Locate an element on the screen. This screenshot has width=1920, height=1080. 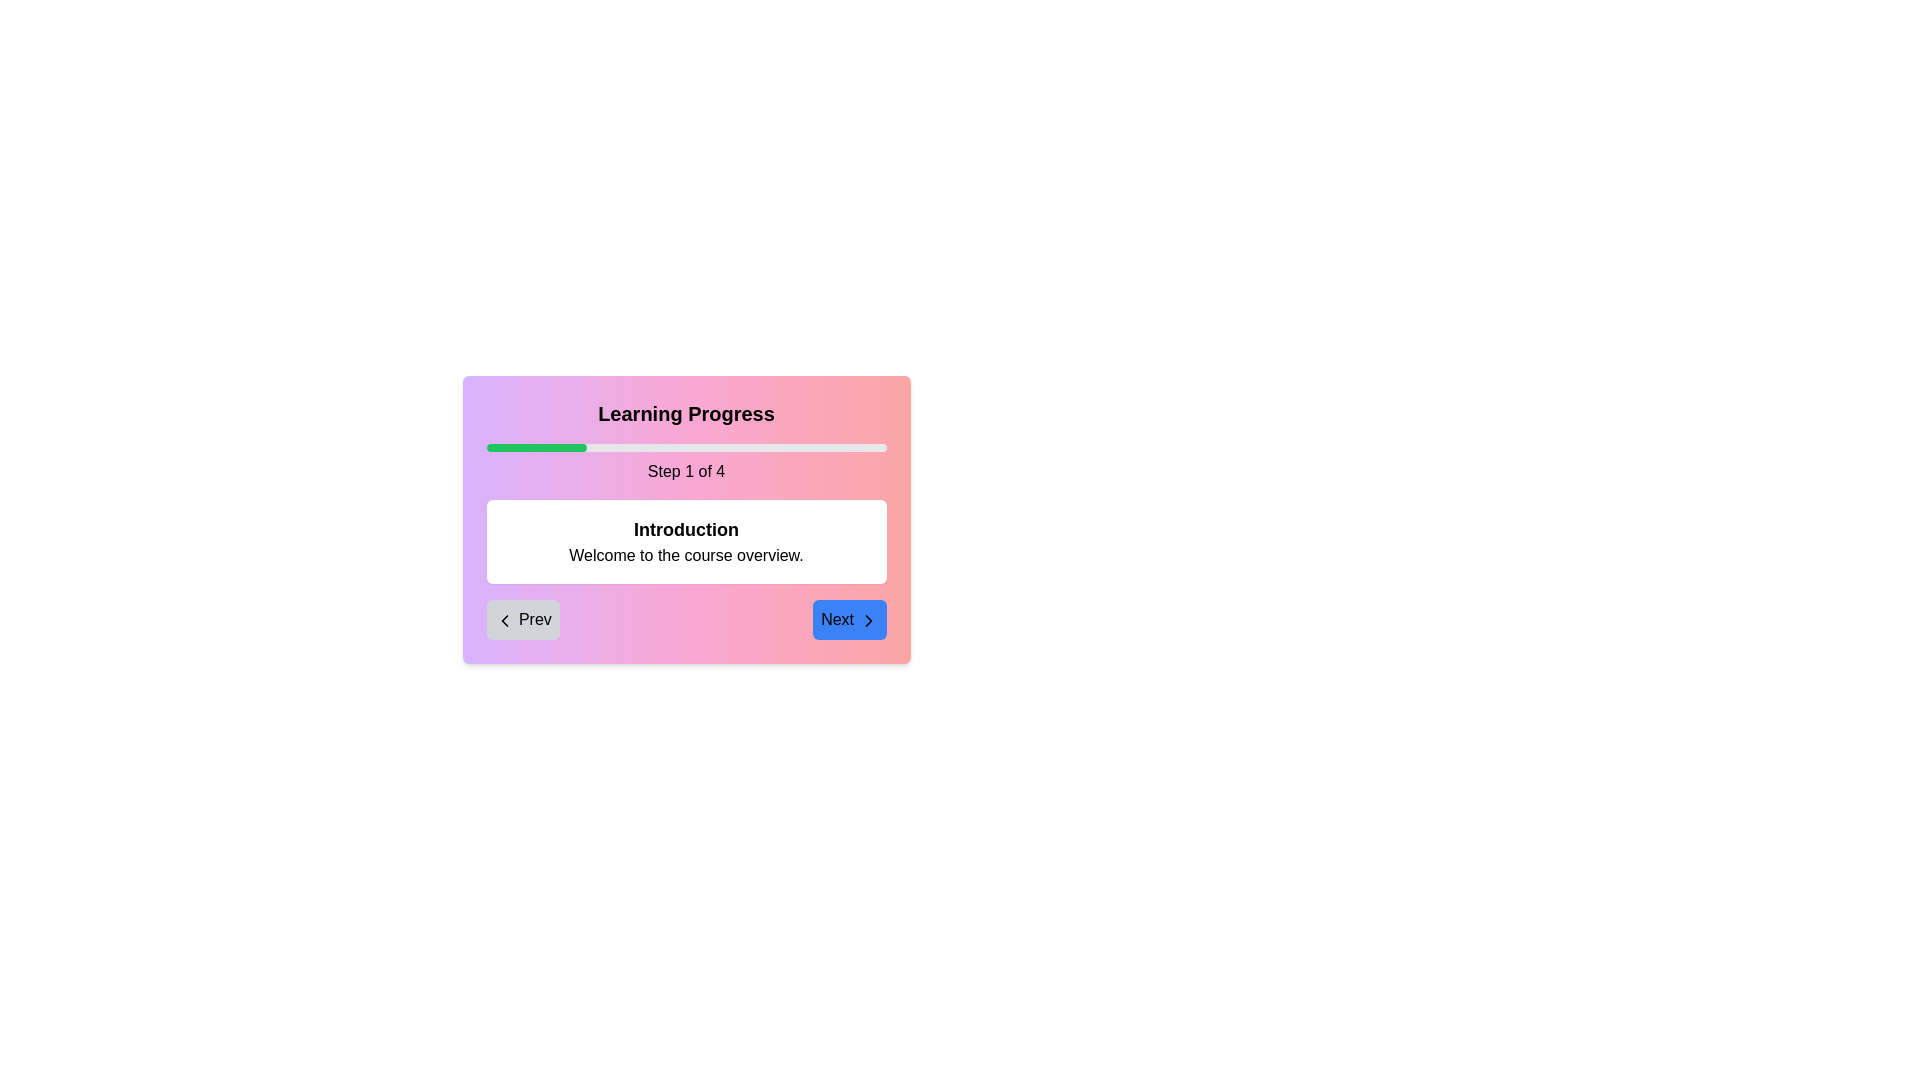
the Left-chevron icon inside the 'Prev' button located in the bottom-left corner of the card interface is located at coordinates (504, 619).